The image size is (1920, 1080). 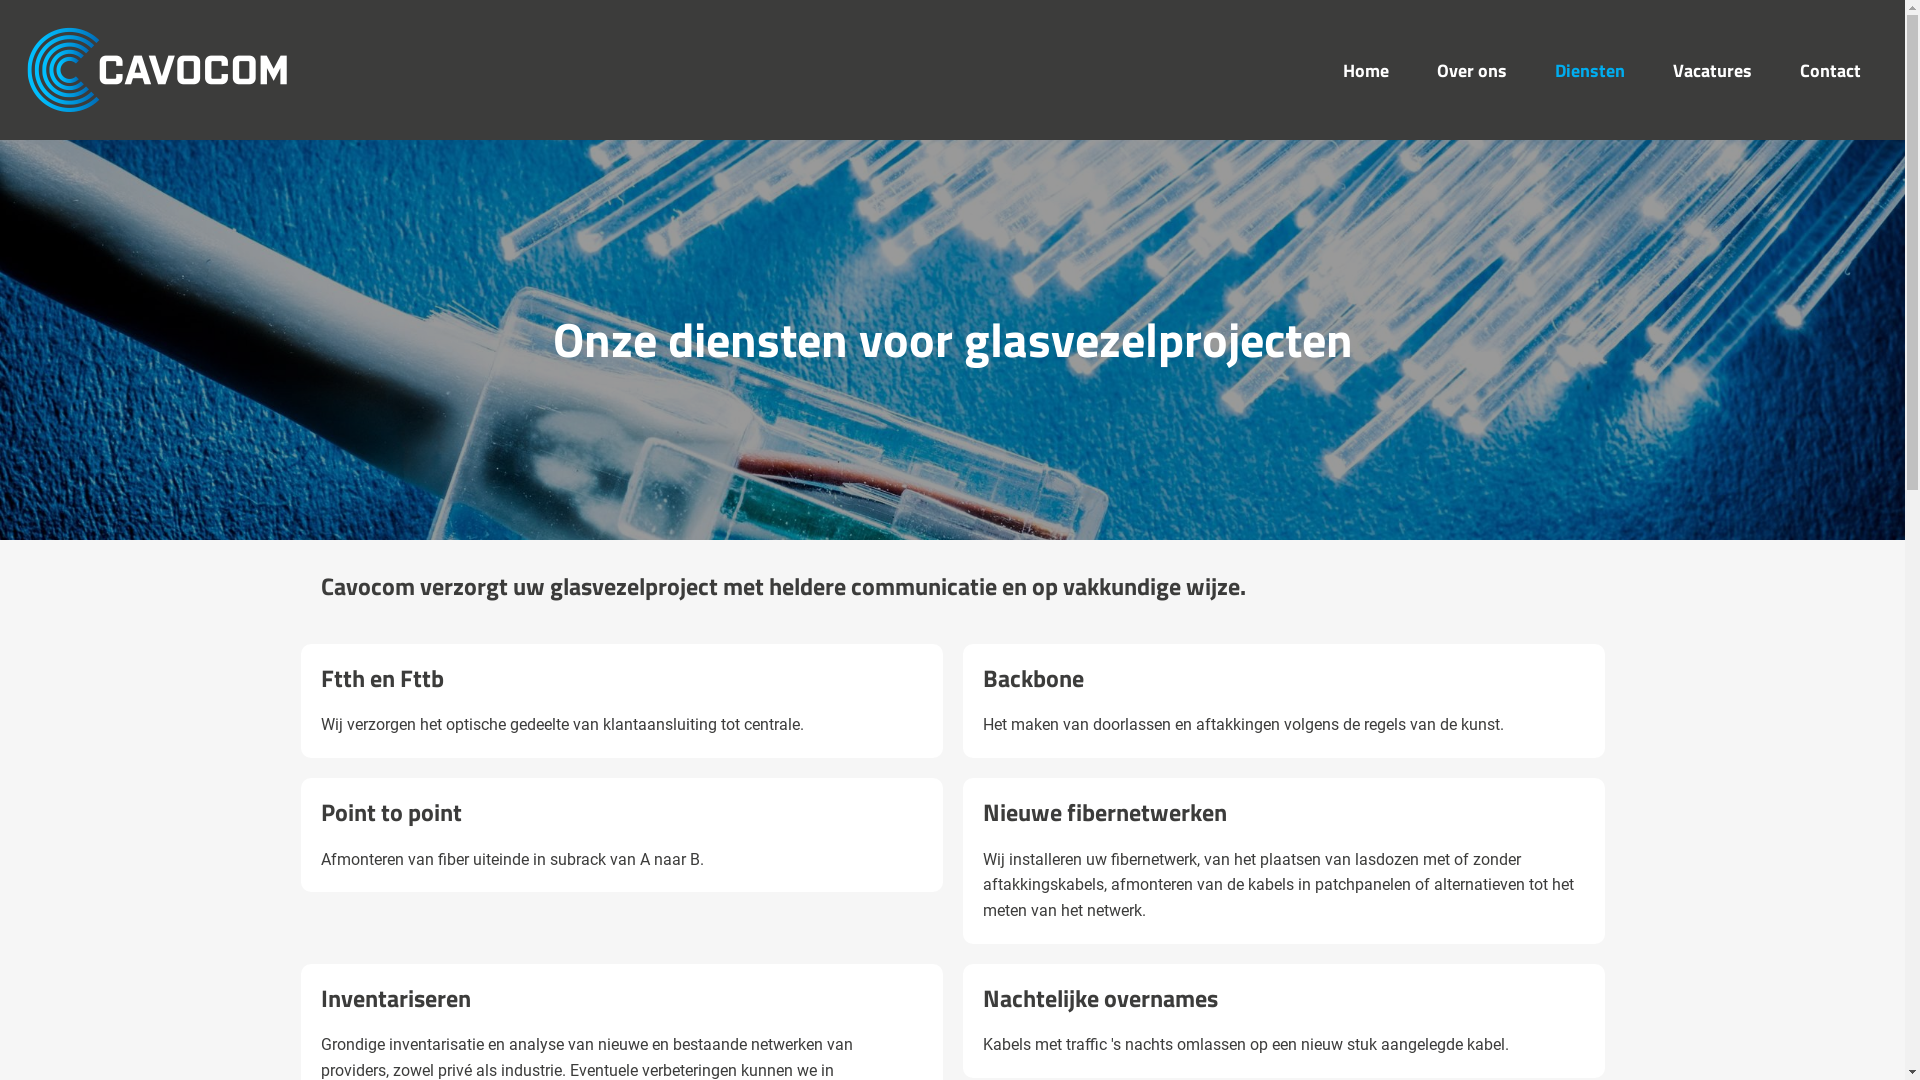 I want to click on 'Nachtelijke overnames', so click(x=1098, y=998).